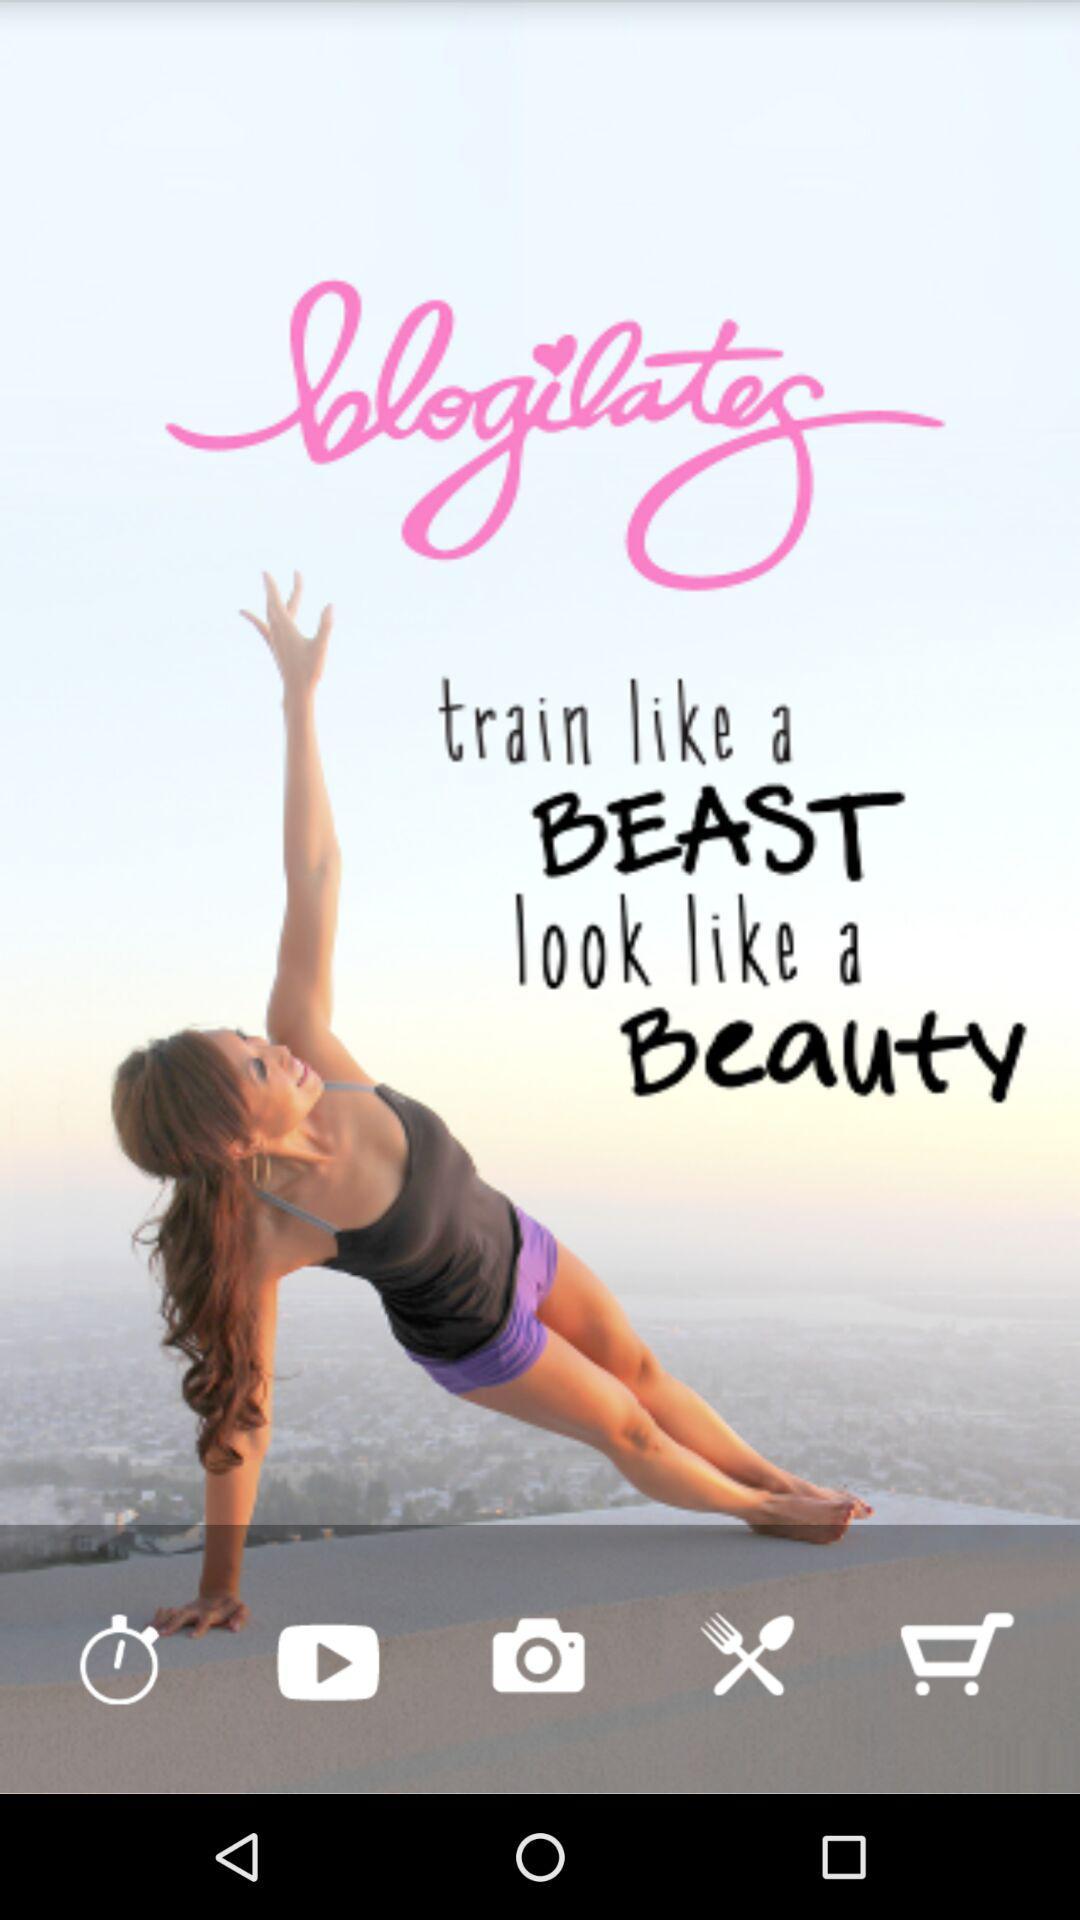 The width and height of the screenshot is (1080, 1920). What do you see at coordinates (119, 1776) in the screenshot?
I see `the time icon` at bounding box center [119, 1776].